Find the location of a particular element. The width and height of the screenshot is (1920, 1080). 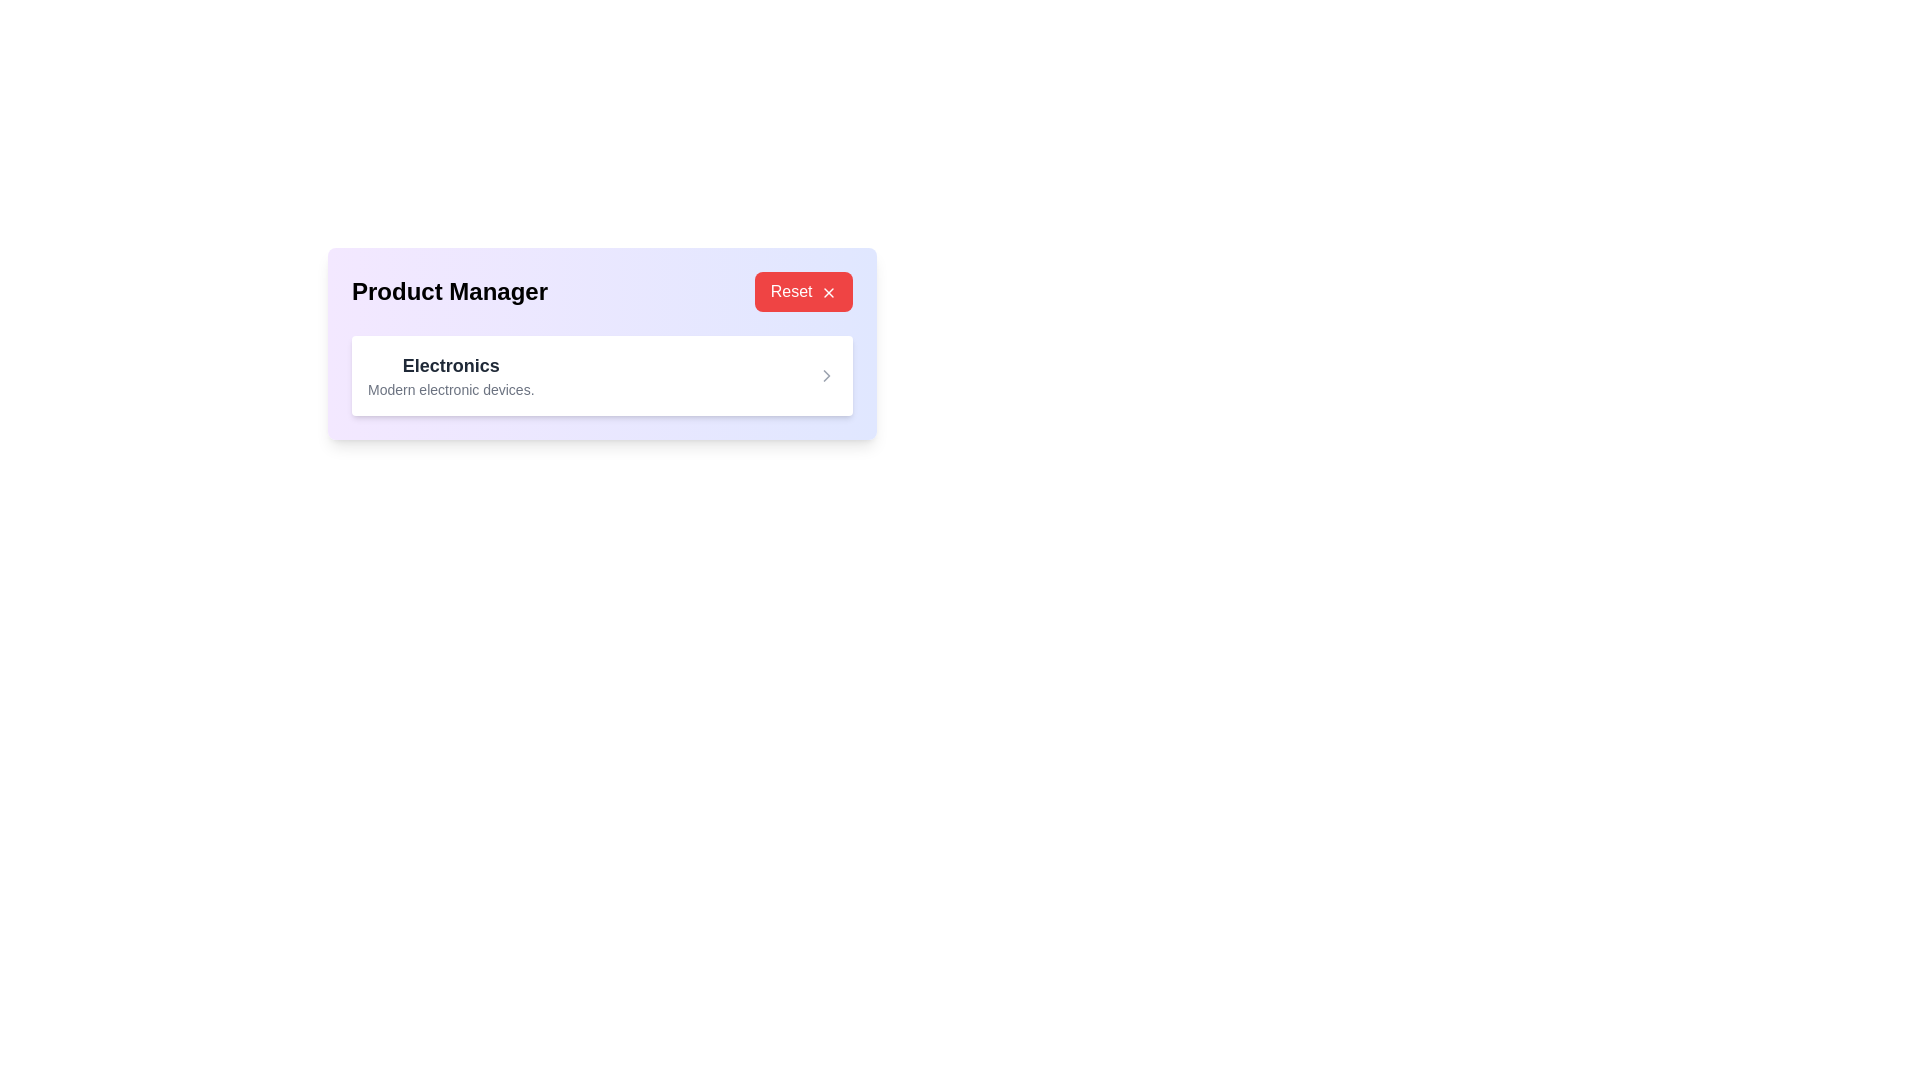

the static text label displaying 'Product Manager', which is styled in a large bold font on a light purple background, located at the top left of a card structure, aligned vertically with the 'Reset' button is located at coordinates (449, 292).